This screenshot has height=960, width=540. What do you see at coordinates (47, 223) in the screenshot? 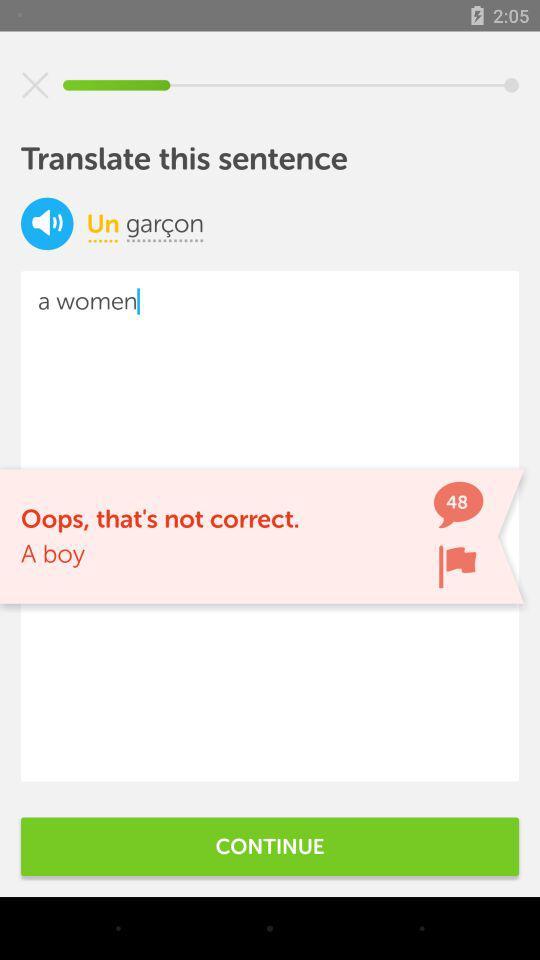
I see `listen to pronunciation` at bounding box center [47, 223].